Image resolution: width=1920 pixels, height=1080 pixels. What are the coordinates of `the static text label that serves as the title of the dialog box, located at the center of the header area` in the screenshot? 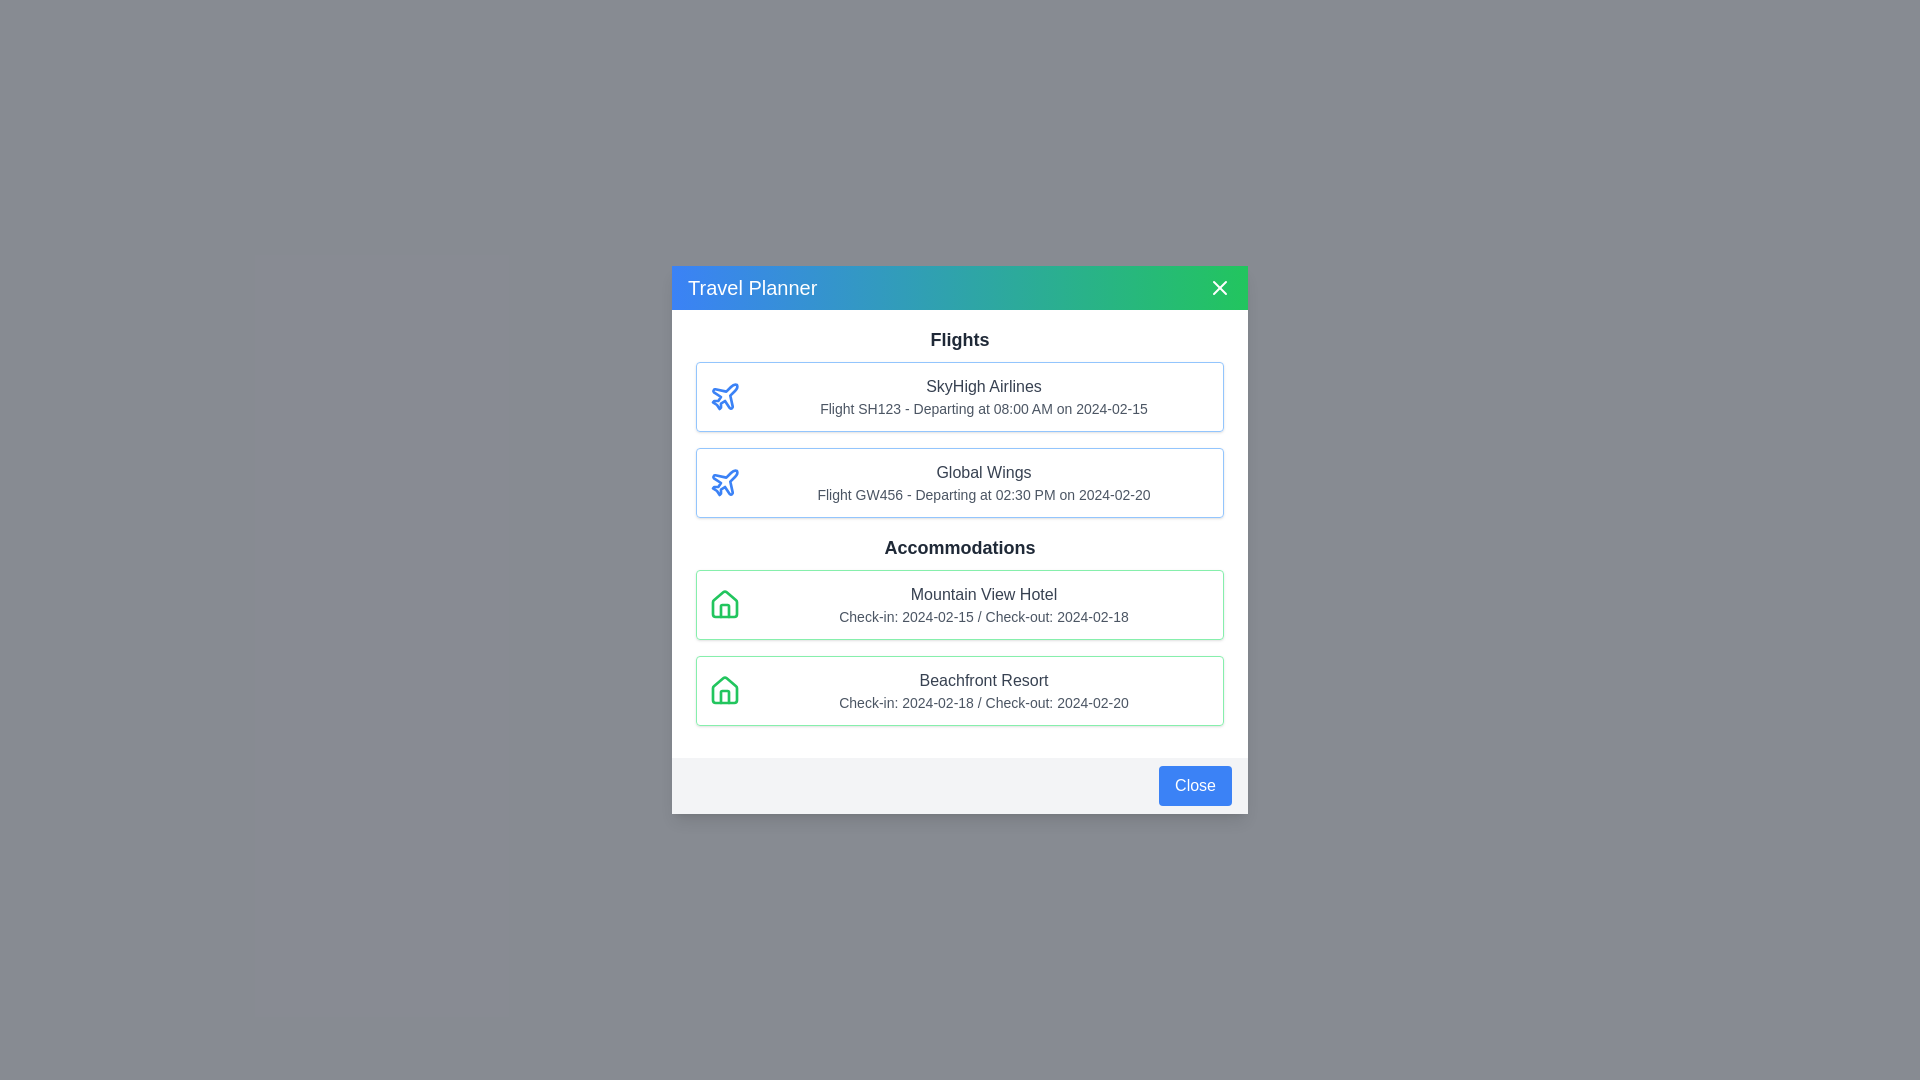 It's located at (751, 288).